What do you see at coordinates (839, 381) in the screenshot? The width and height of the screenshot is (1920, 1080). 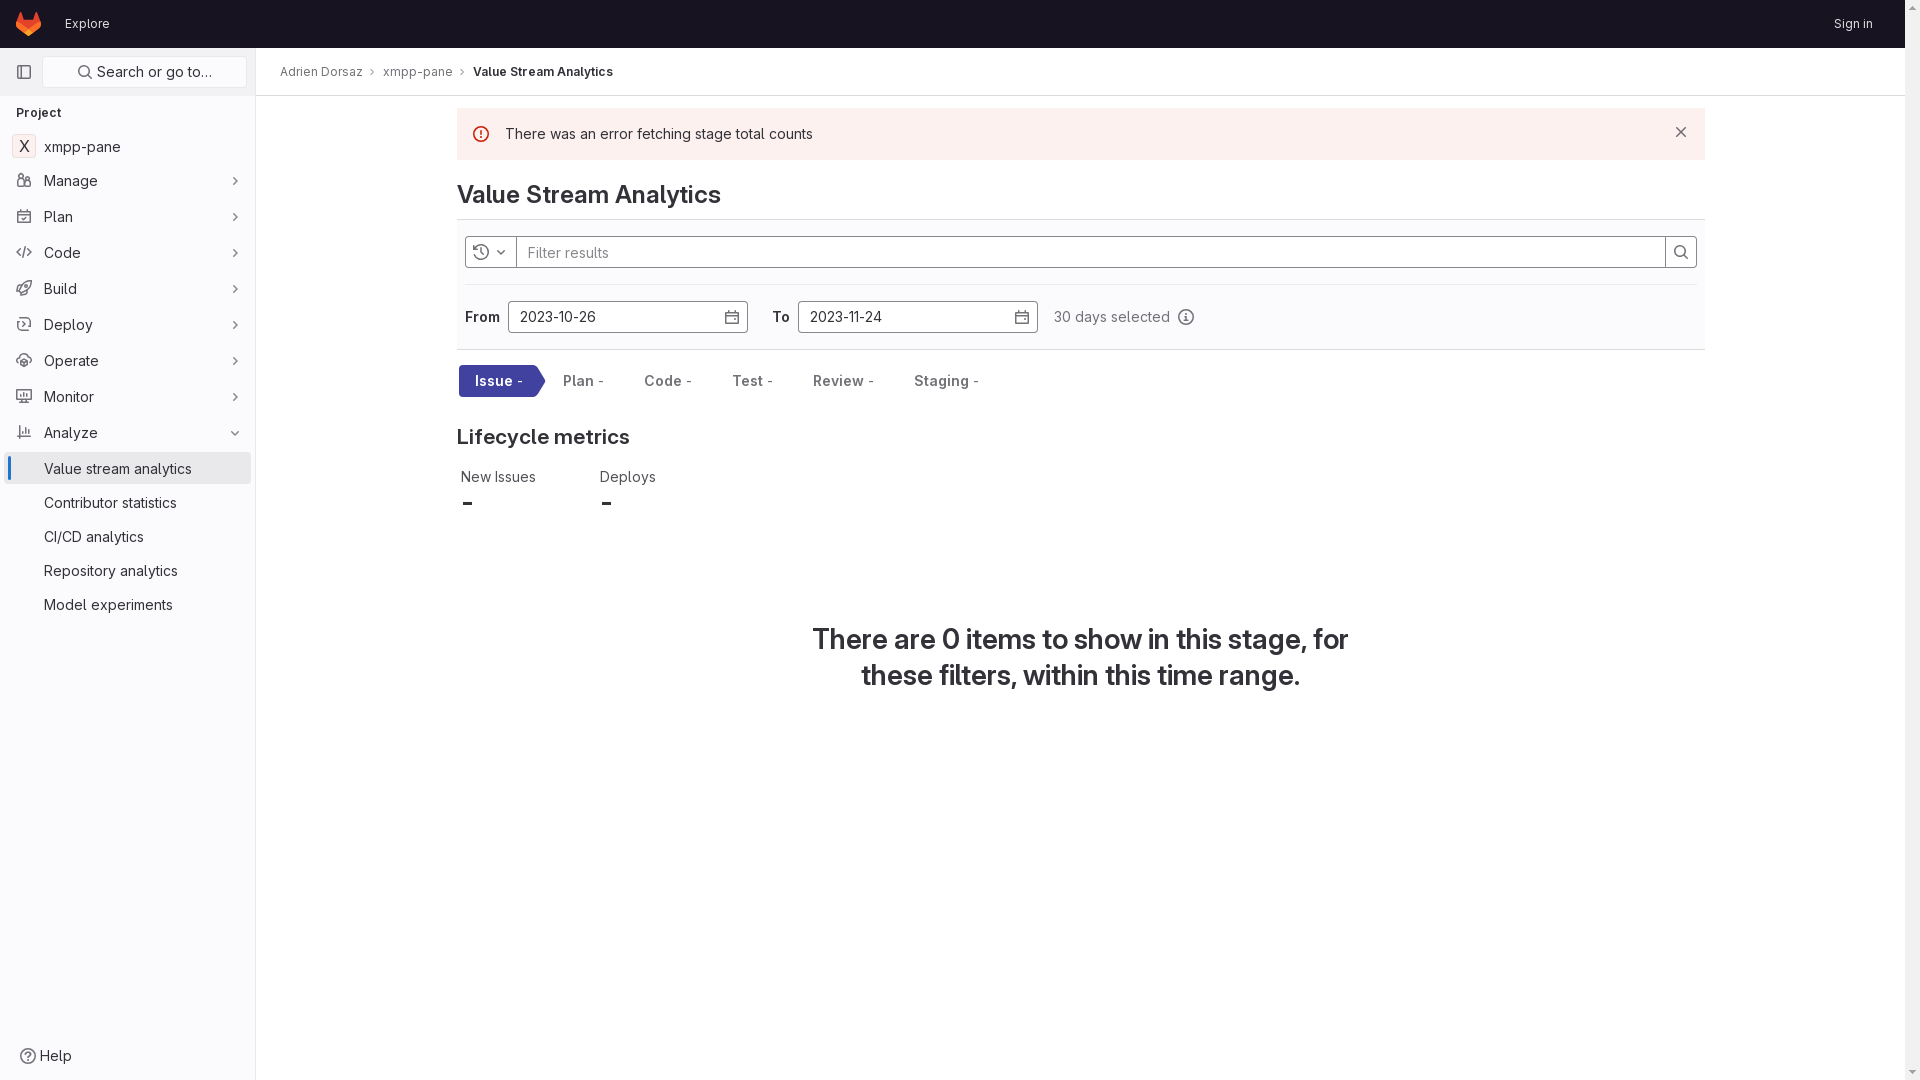 I see `'Review` at bounding box center [839, 381].